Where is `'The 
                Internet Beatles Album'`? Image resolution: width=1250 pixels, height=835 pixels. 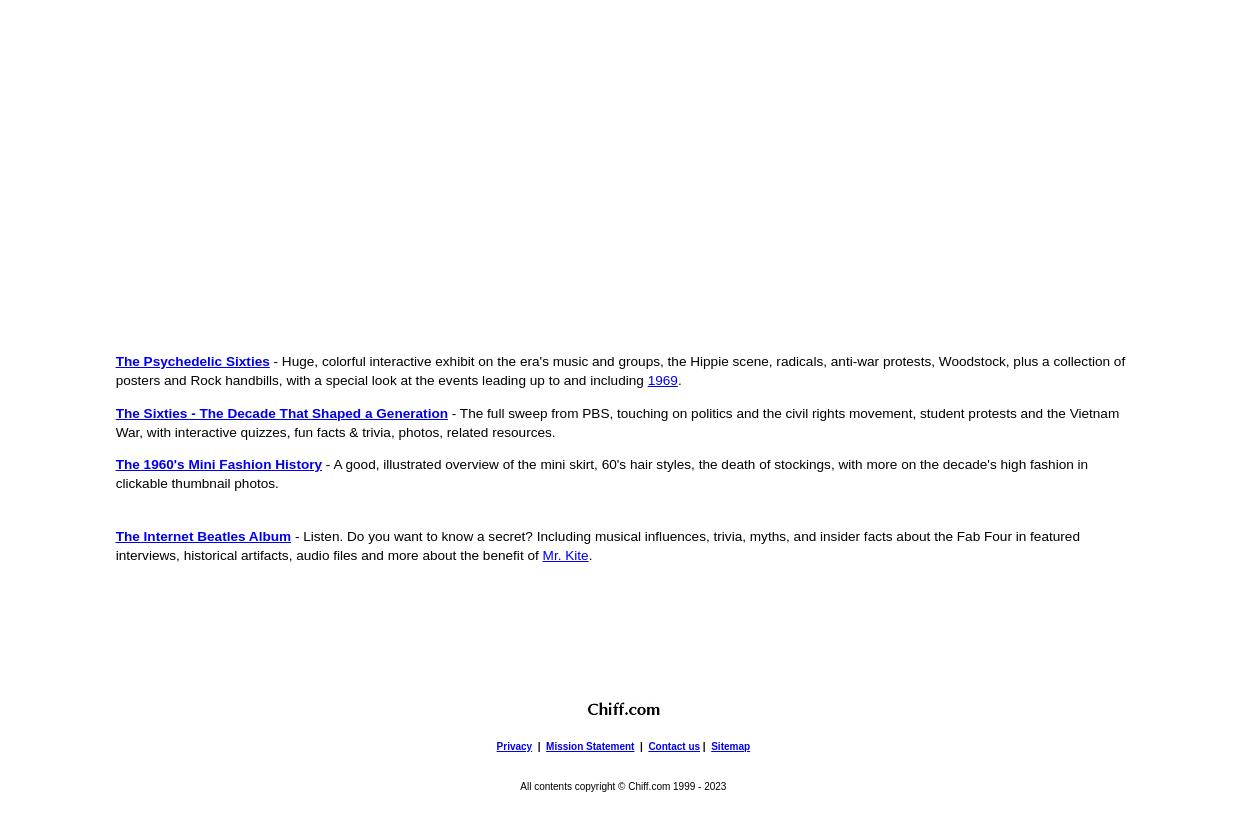
'The 
                Internet Beatles Album' is located at coordinates (202, 536).